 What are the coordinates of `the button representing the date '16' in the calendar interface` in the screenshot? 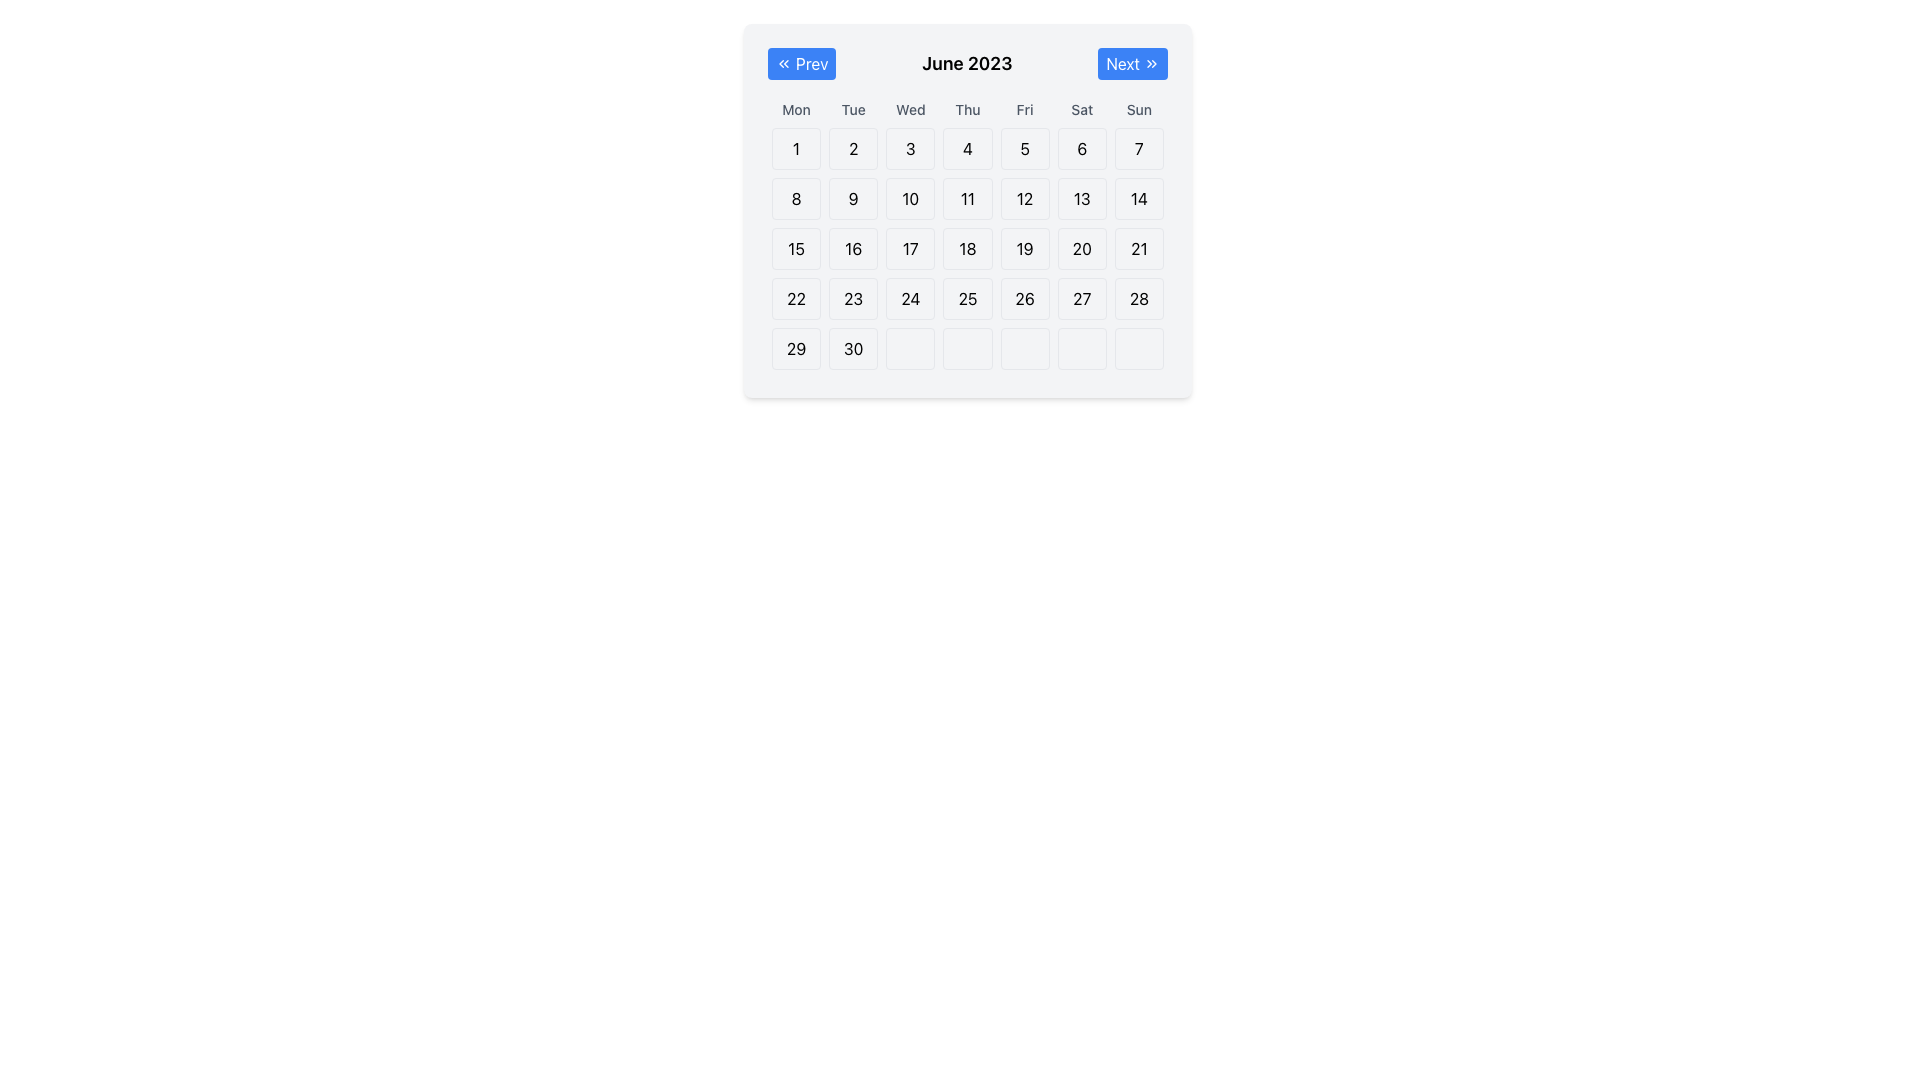 It's located at (853, 248).